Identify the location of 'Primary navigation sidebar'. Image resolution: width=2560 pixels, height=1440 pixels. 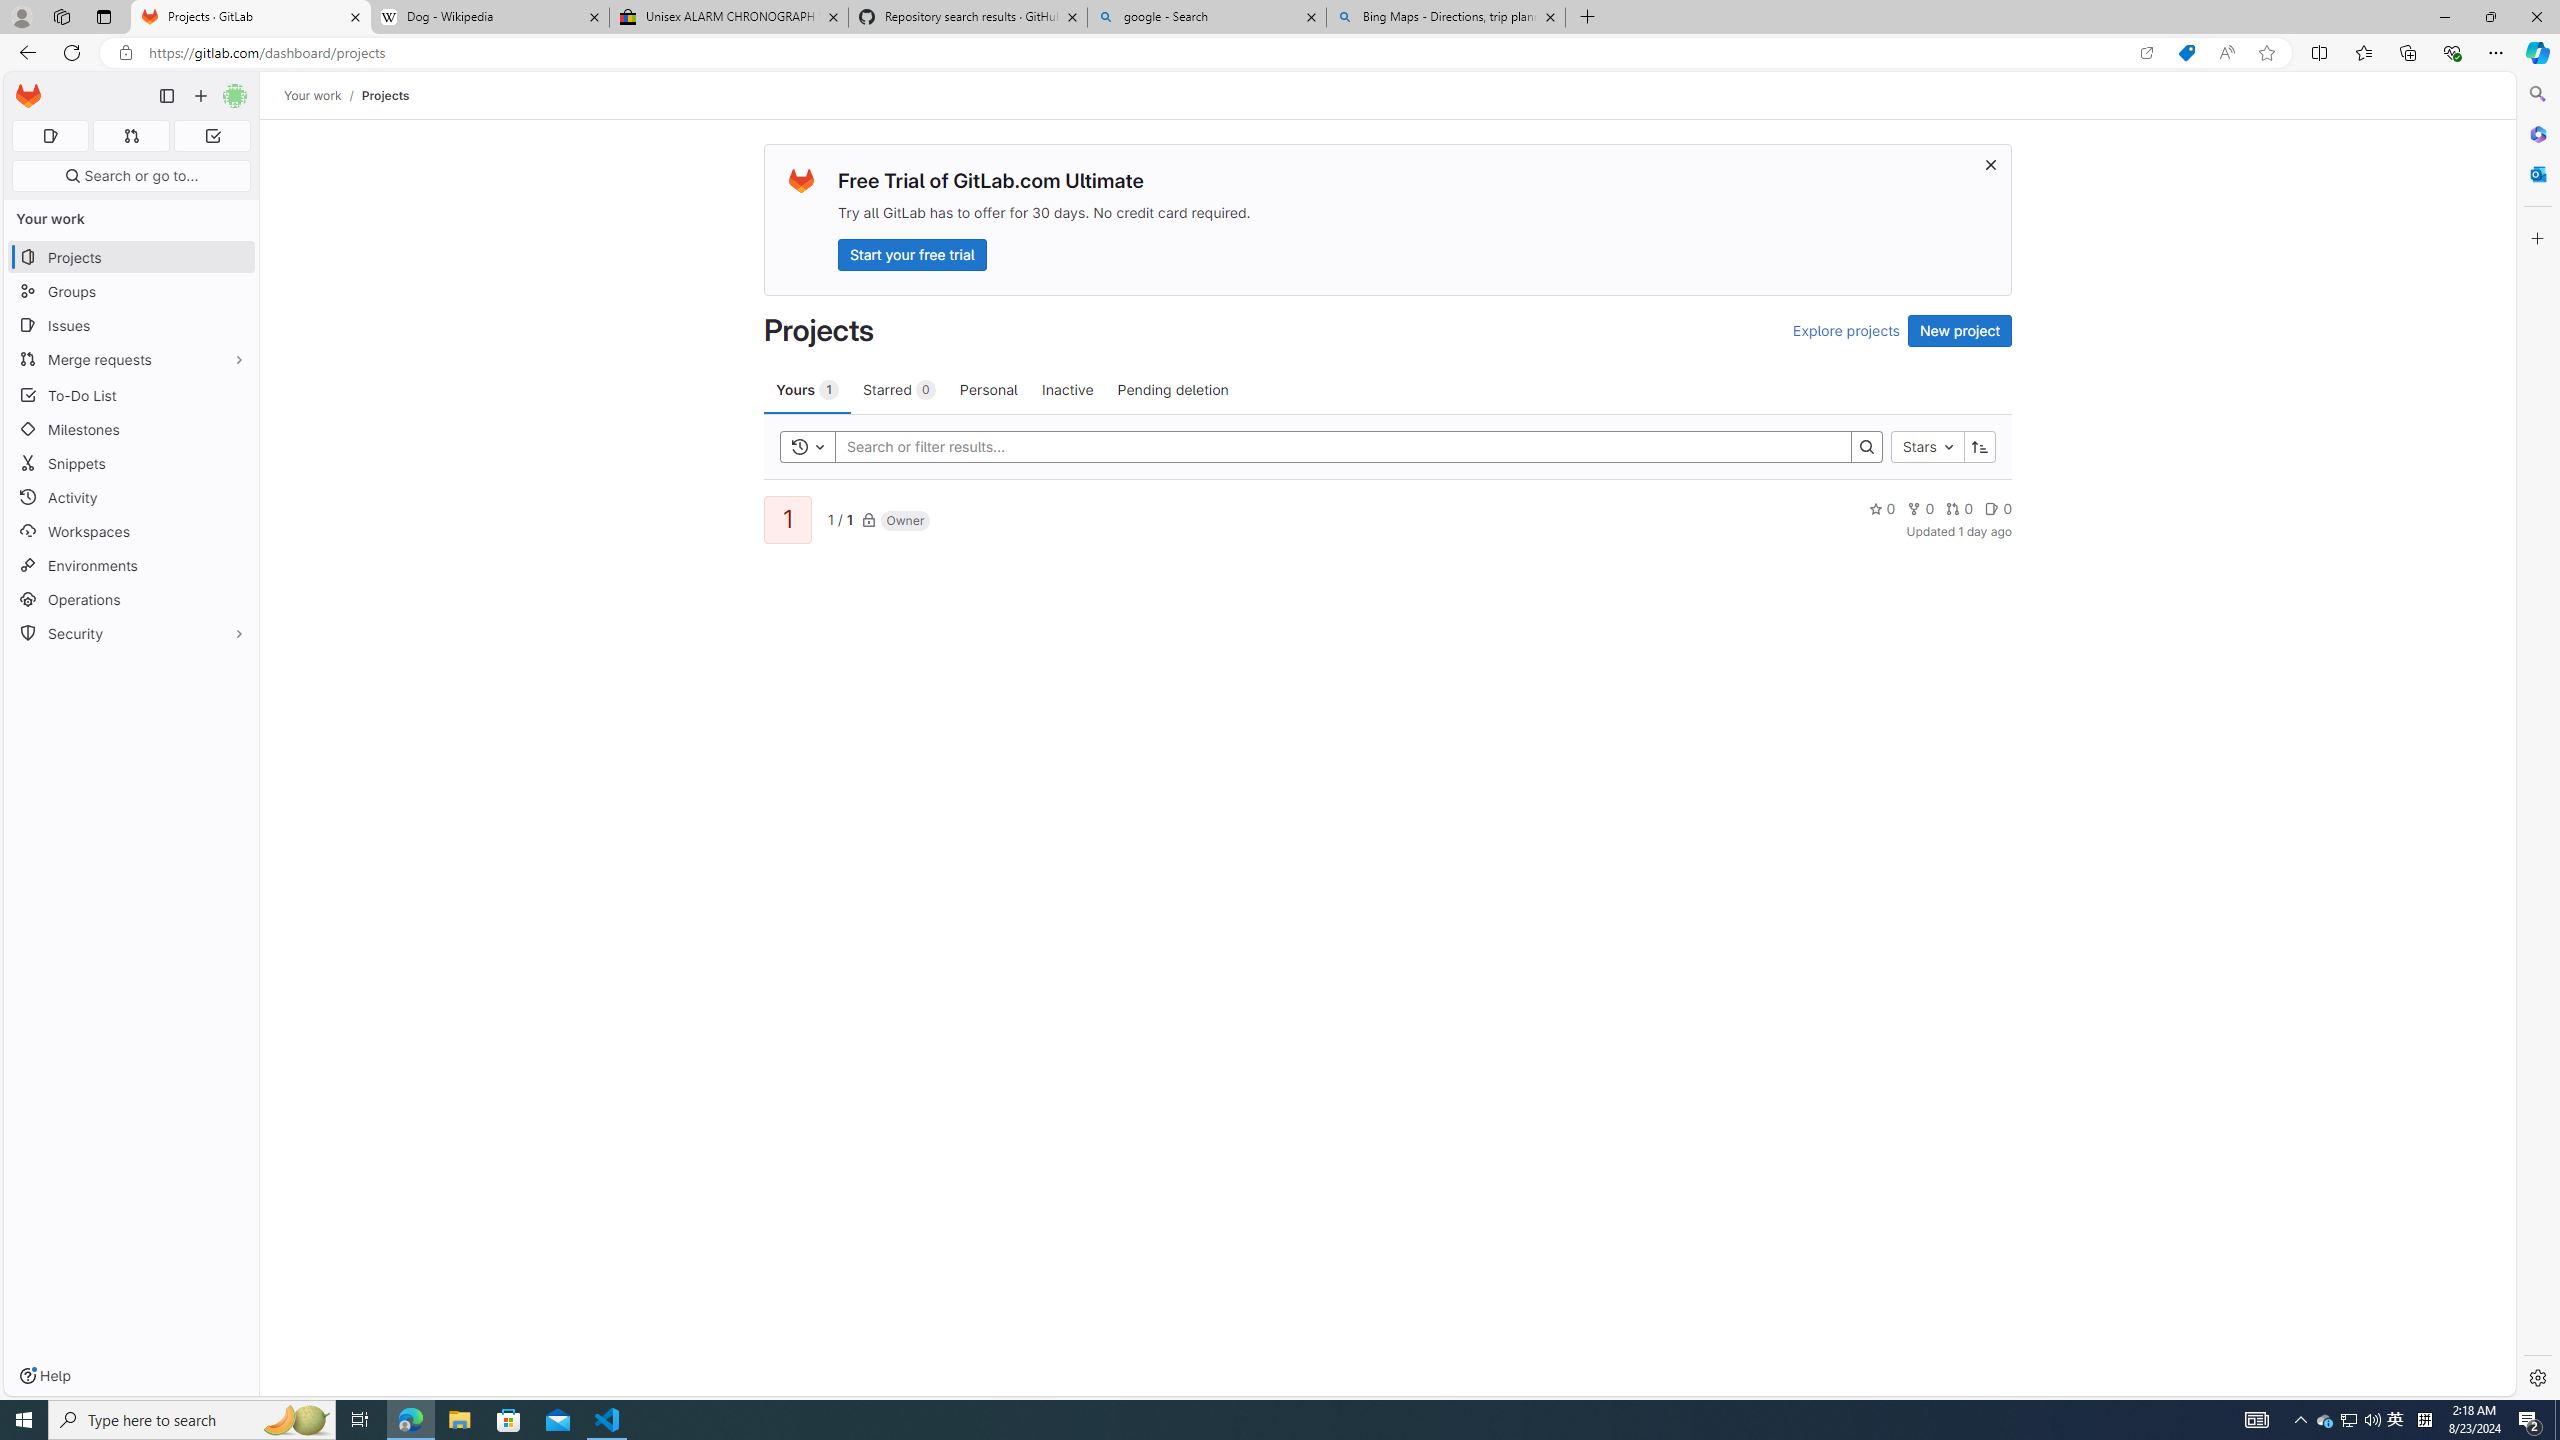
(166, 95).